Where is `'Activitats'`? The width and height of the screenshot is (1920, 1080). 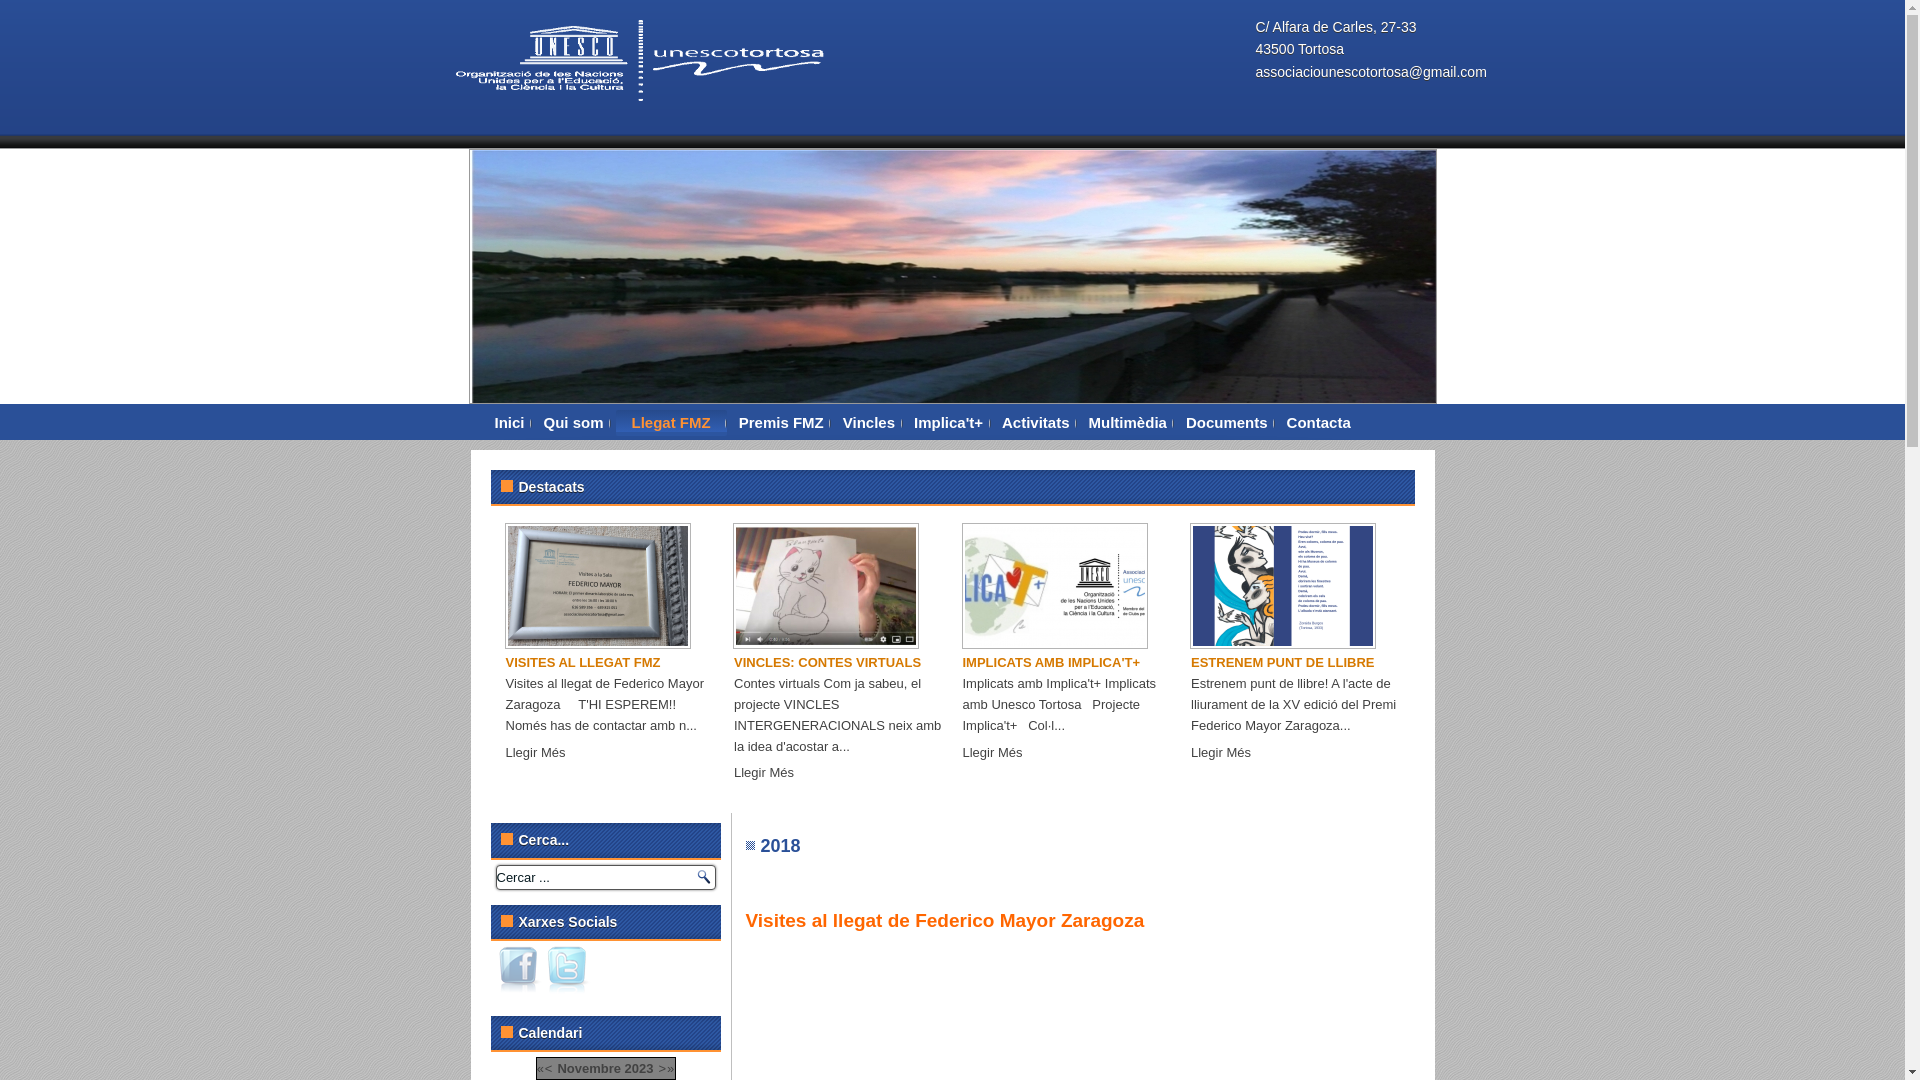
'Activitats' is located at coordinates (1036, 422).